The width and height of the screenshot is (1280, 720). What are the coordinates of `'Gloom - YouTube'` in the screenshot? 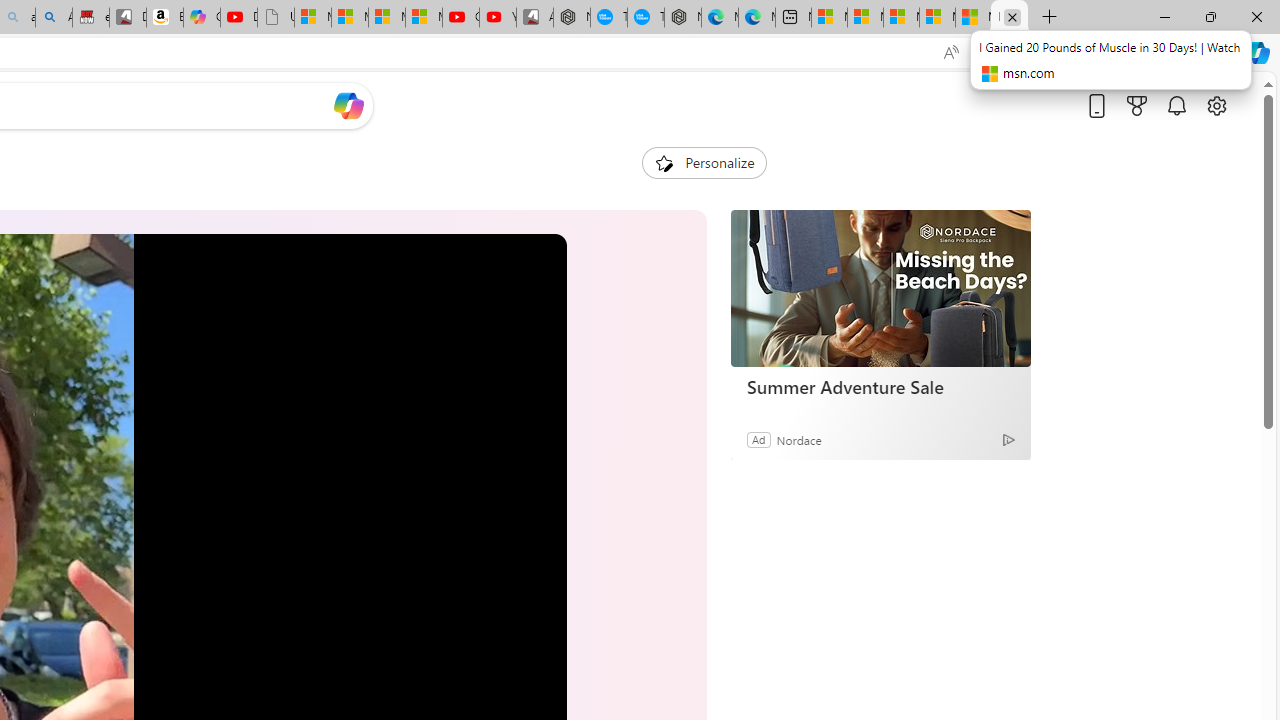 It's located at (459, 17).